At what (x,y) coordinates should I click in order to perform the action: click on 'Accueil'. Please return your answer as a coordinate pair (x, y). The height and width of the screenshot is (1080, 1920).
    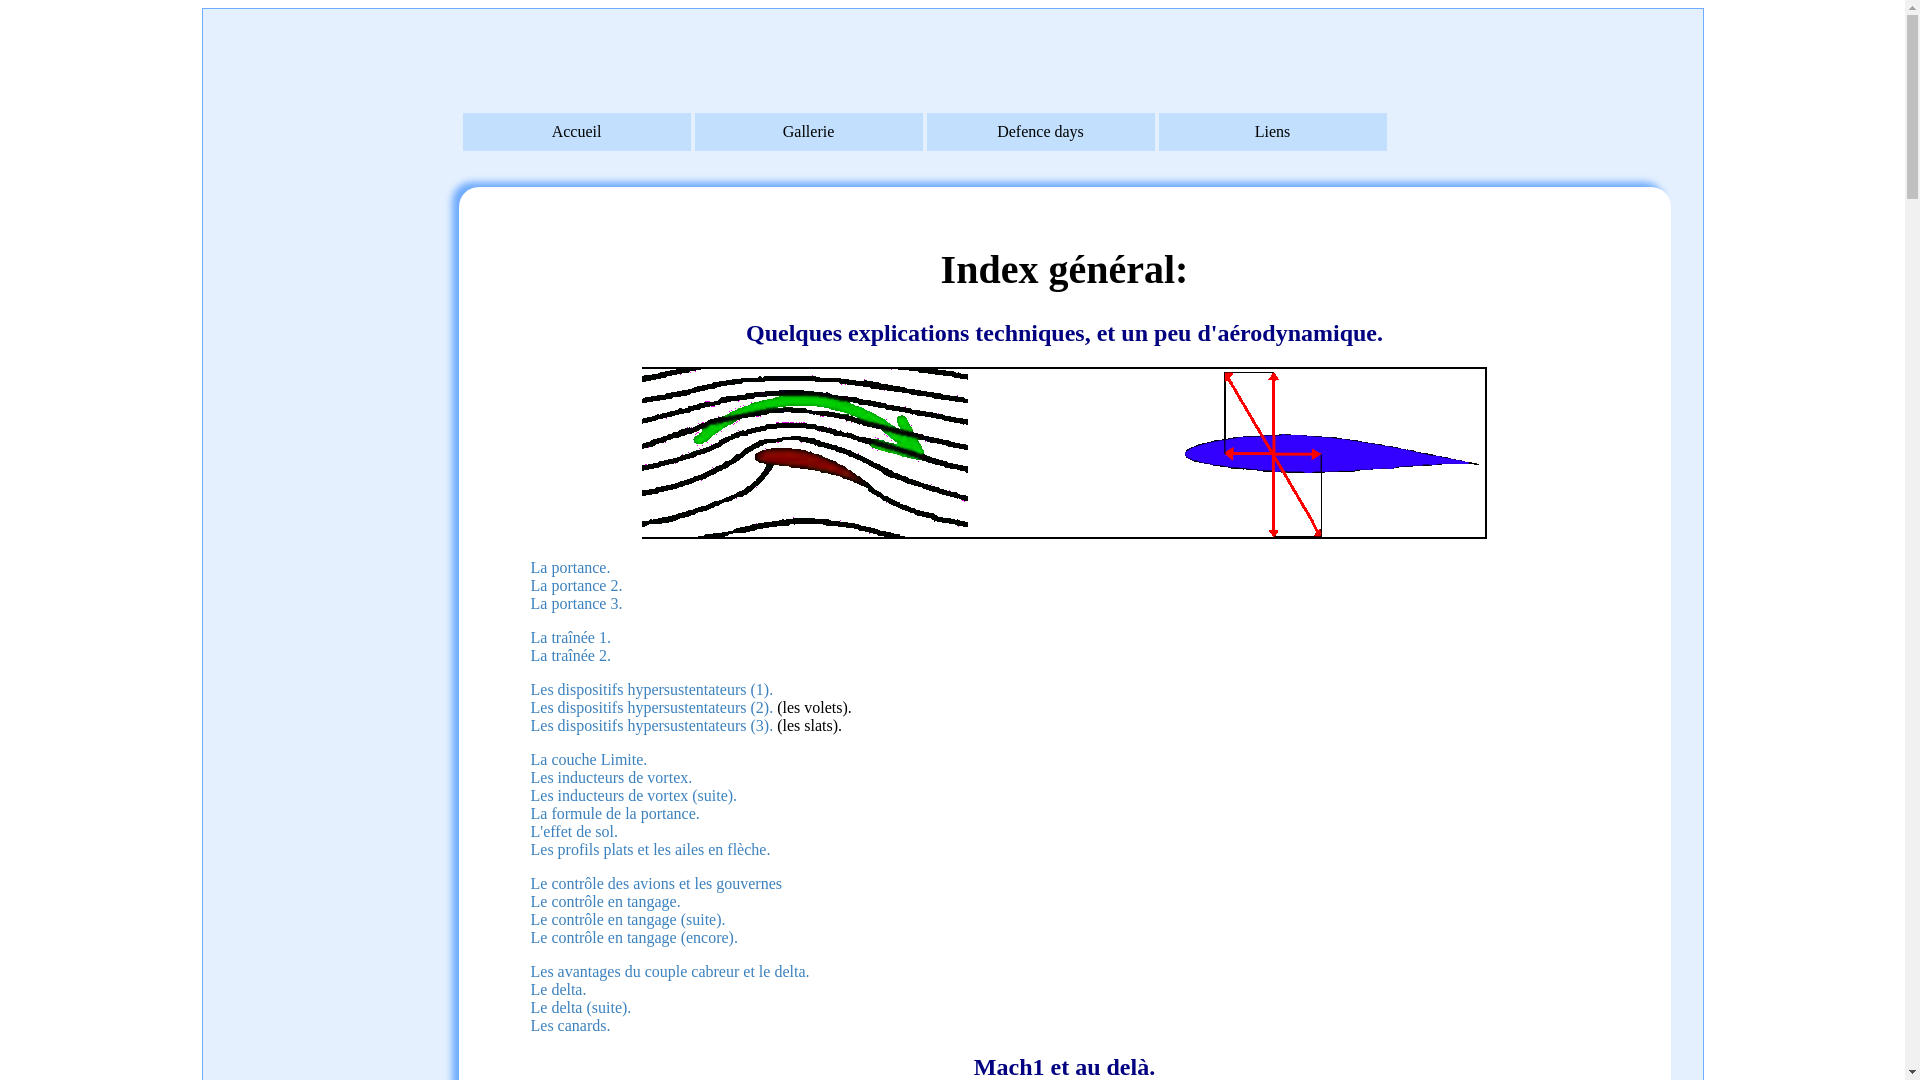
    Looking at the image, I should click on (575, 131).